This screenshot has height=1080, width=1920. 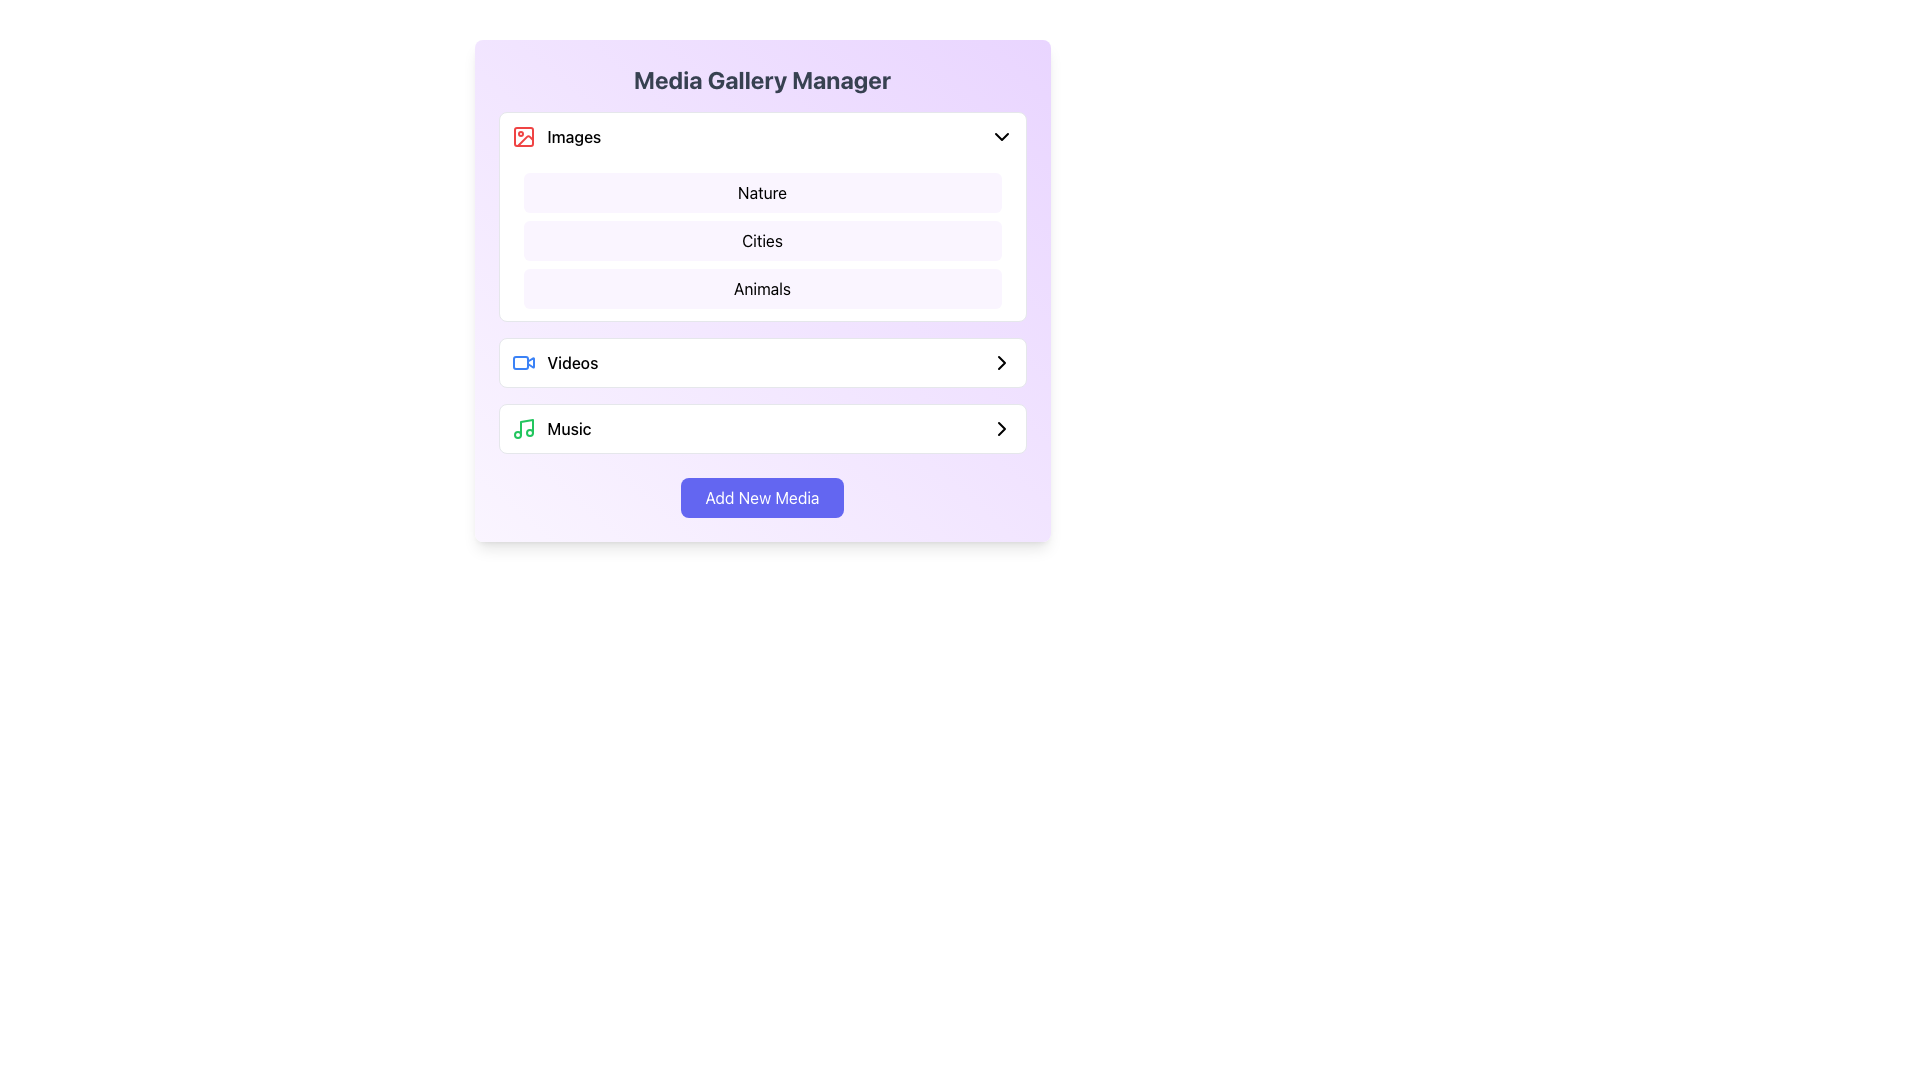 What do you see at coordinates (526, 426) in the screenshot?
I see `the primary vertical line of the musical note icon in the 'Music' section of the 'Media Gallery Manager' interface` at bounding box center [526, 426].